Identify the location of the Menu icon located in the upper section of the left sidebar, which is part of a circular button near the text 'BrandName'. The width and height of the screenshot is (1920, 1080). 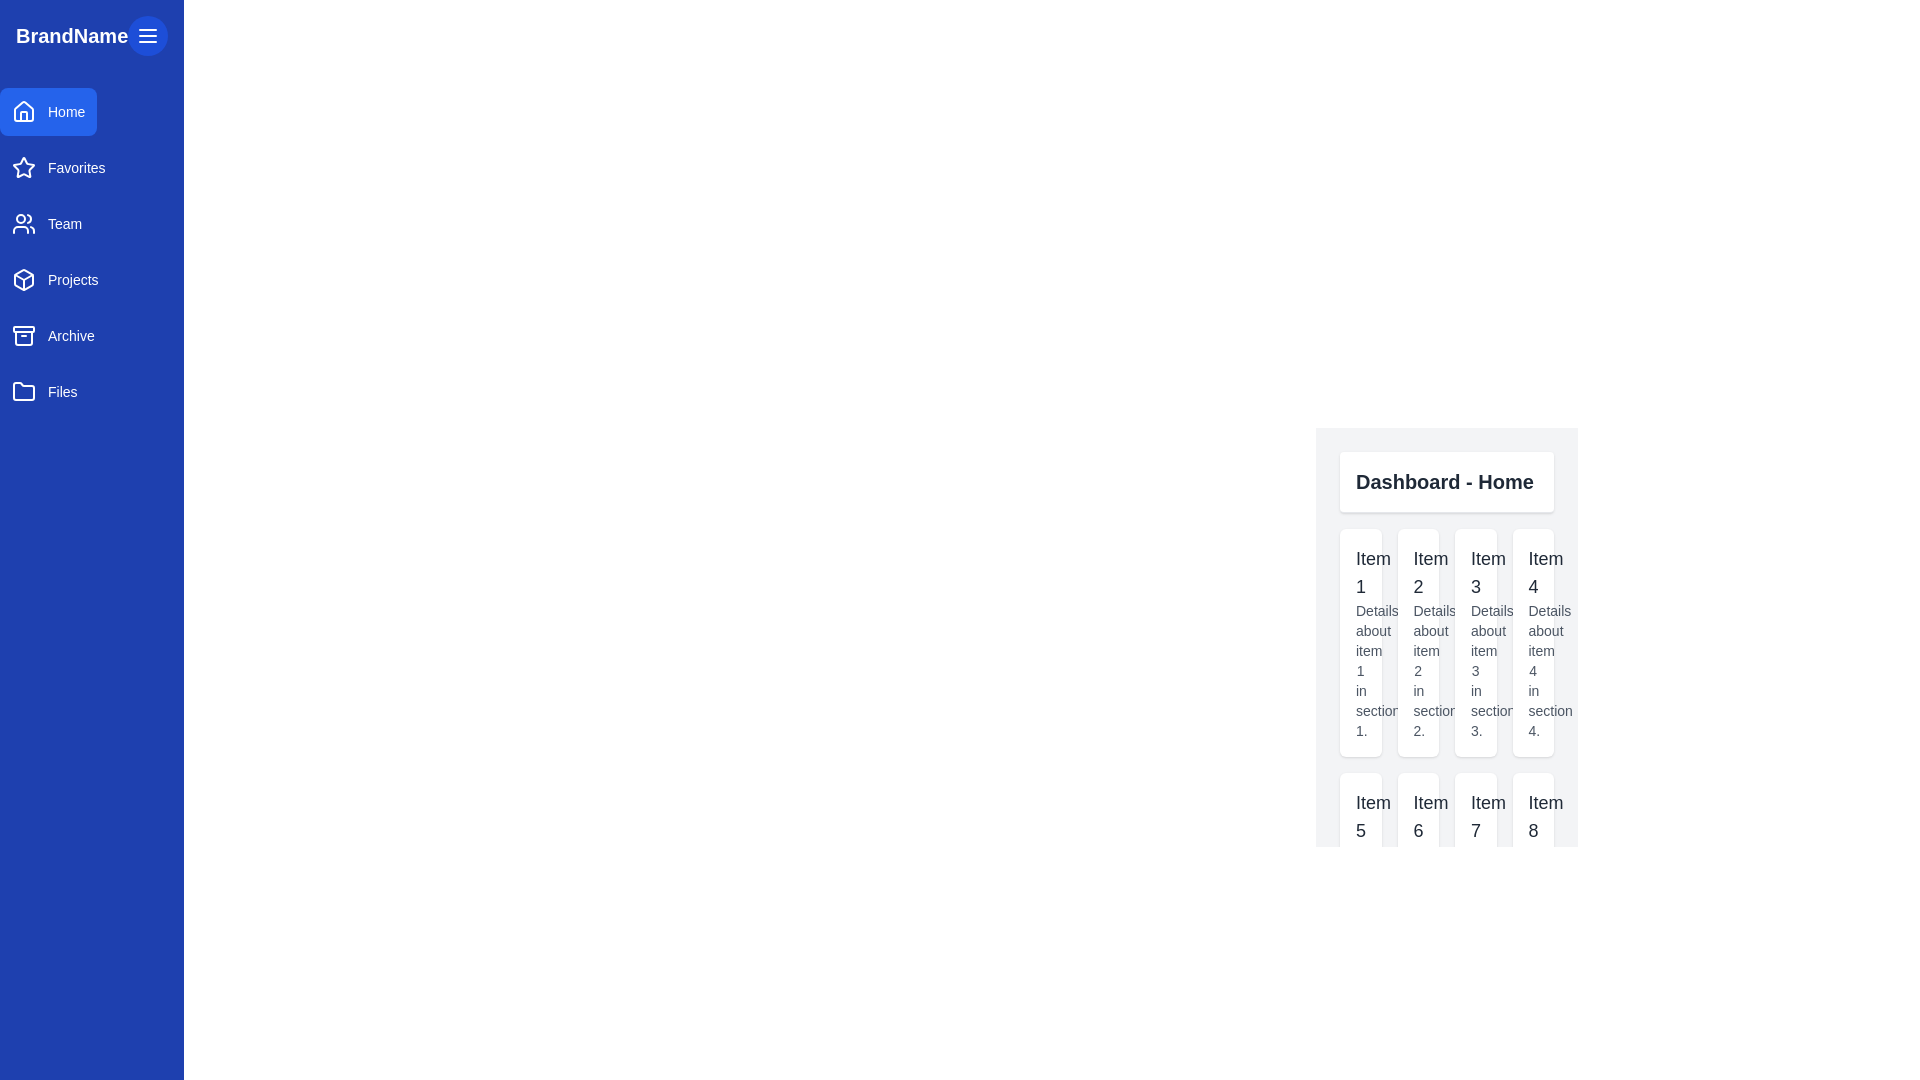
(147, 35).